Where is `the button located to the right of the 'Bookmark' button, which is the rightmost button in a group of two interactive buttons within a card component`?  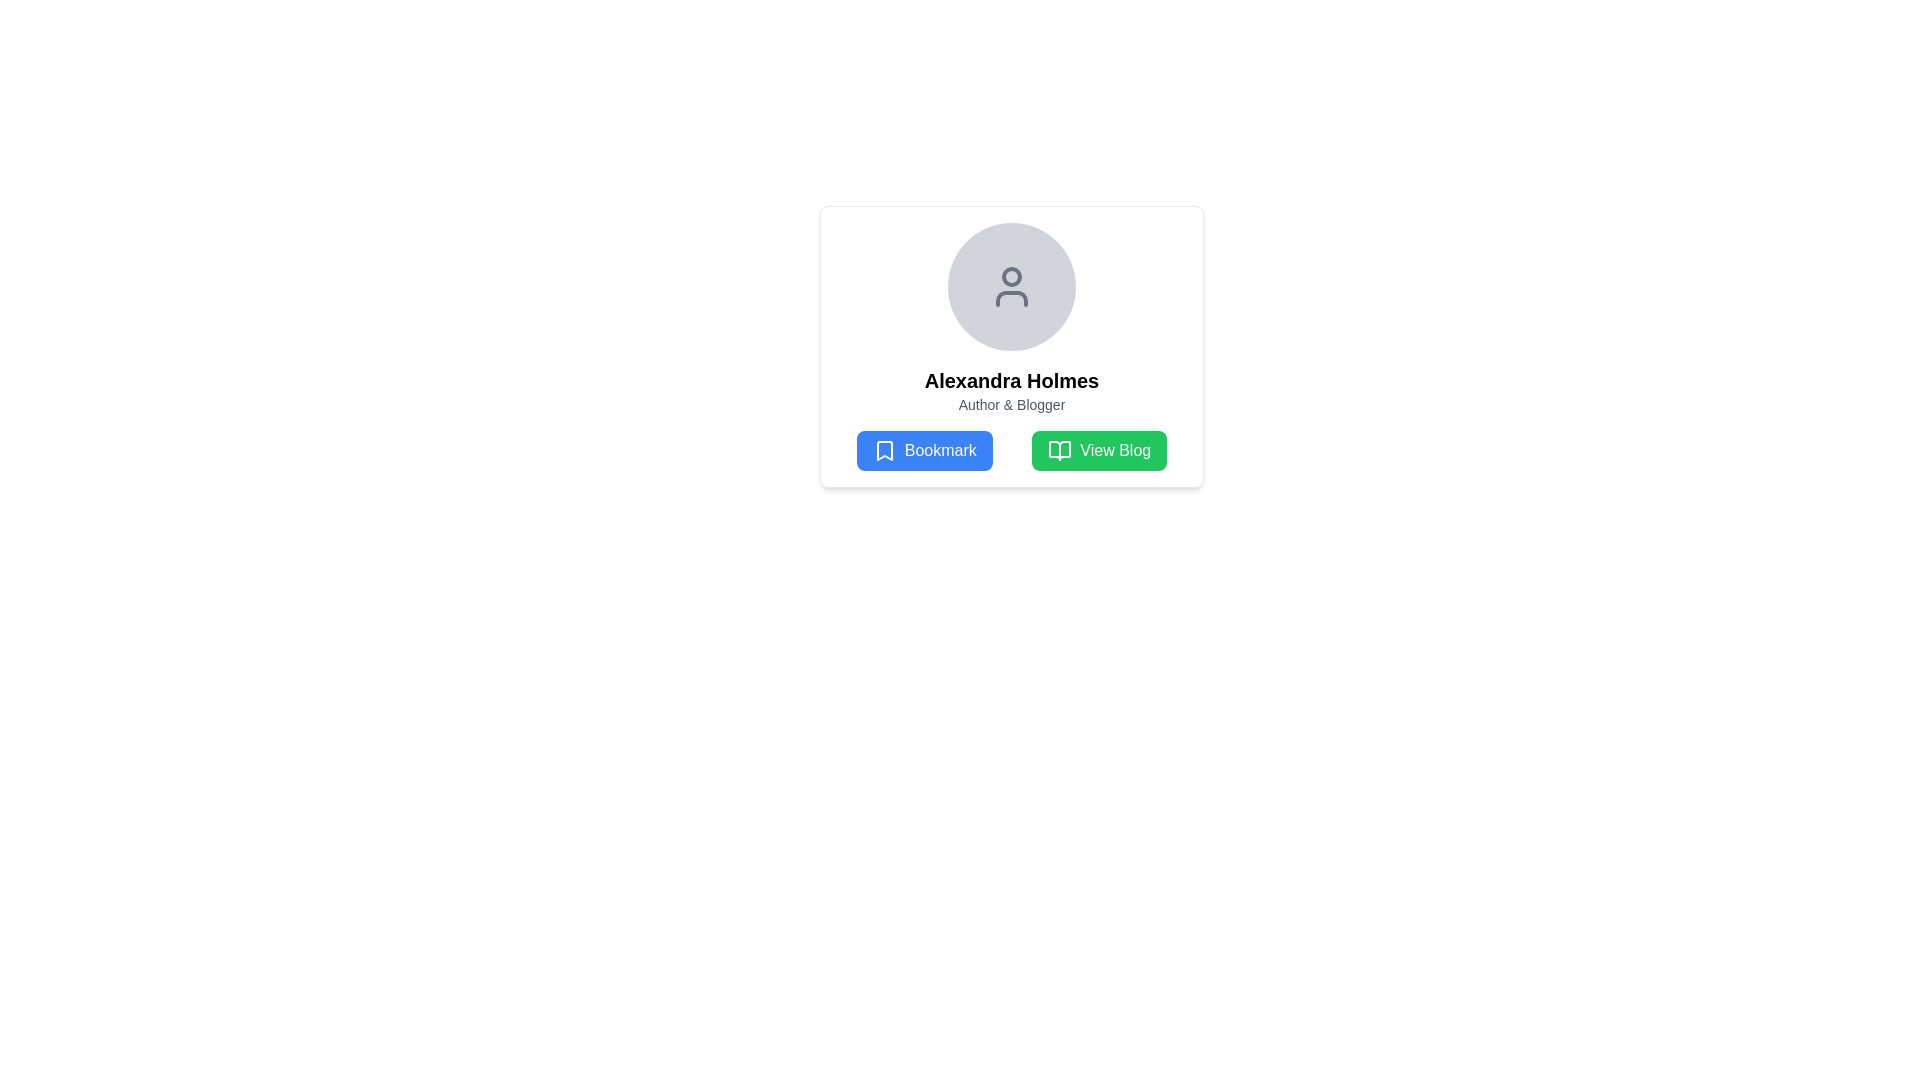
the button located to the right of the 'Bookmark' button, which is the rightmost button in a group of two interactive buttons within a card component is located at coordinates (1098, 451).